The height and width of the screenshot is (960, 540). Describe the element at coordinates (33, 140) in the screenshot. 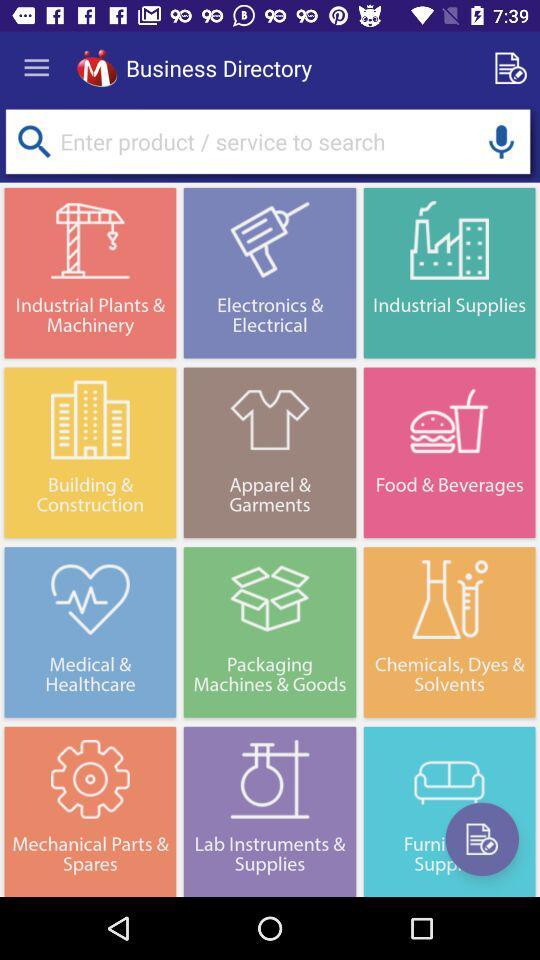

I see `the search icon` at that location.